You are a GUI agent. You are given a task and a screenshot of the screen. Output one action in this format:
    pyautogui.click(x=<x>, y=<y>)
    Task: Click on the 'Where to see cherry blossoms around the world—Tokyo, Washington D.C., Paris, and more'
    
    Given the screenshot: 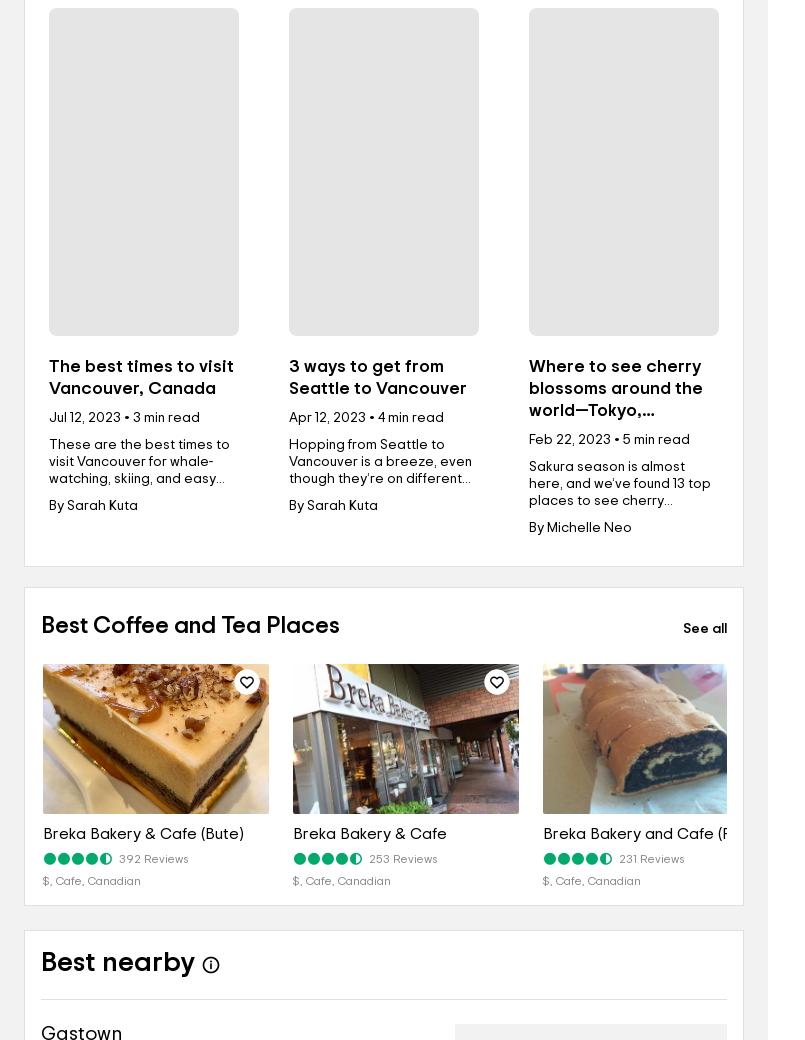 What is the action you would take?
    pyautogui.click(x=615, y=411)
    